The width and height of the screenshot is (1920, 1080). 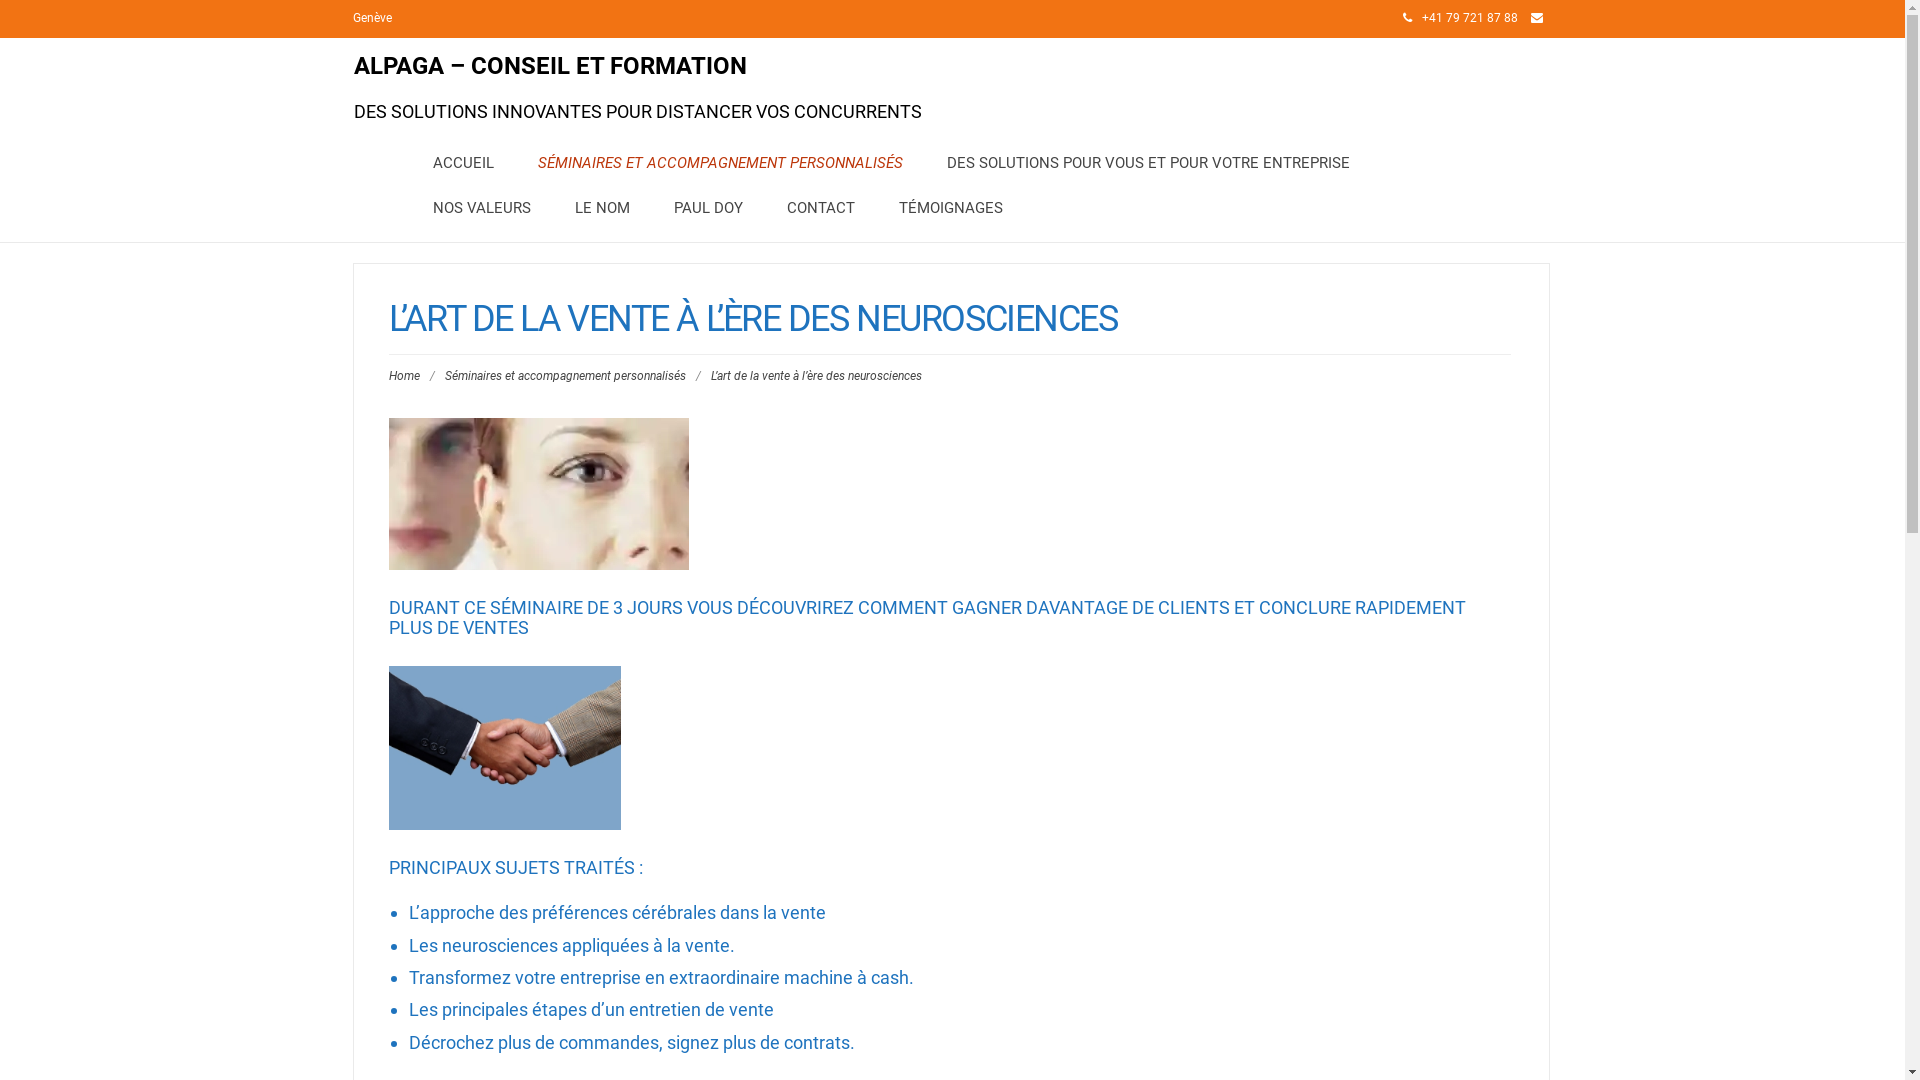 What do you see at coordinates (553, 208) in the screenshot?
I see `'LE NOM'` at bounding box center [553, 208].